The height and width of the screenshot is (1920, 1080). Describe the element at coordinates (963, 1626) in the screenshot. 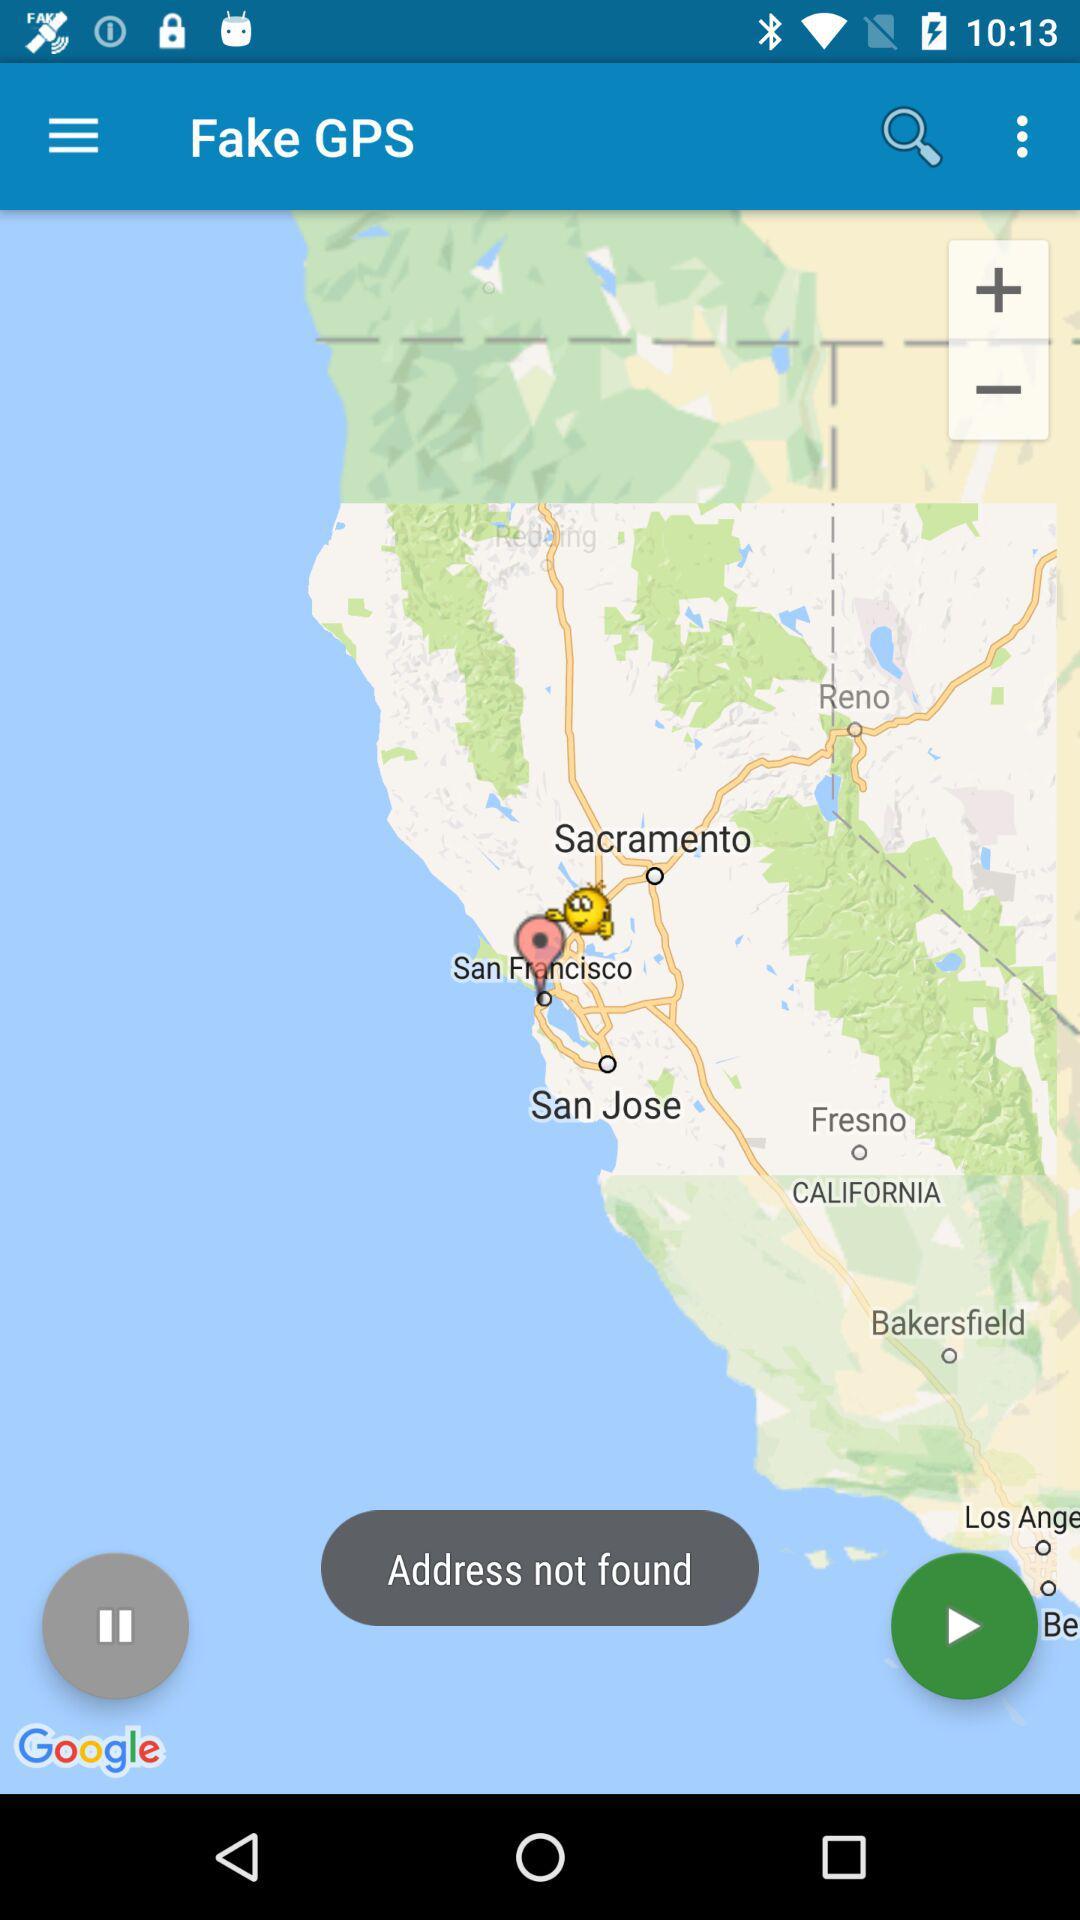

I see `the play icon` at that location.